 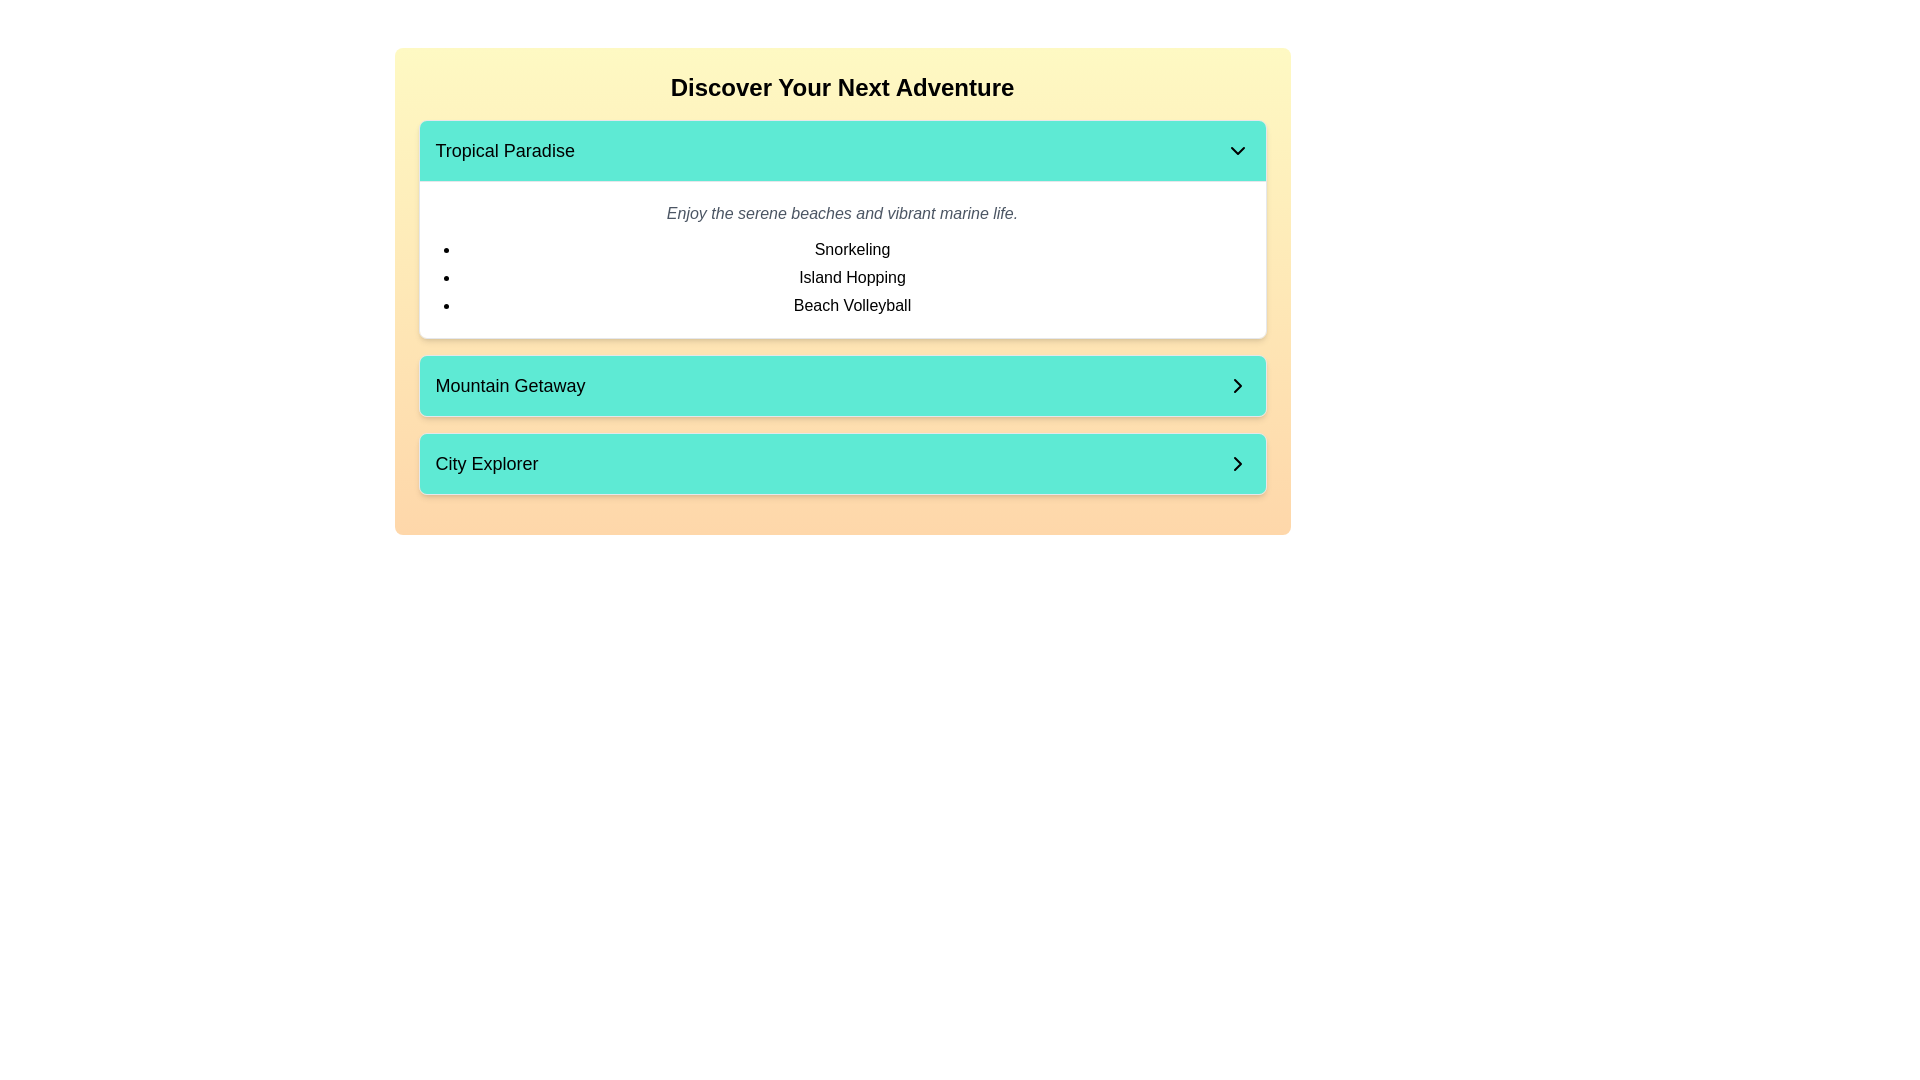 What do you see at coordinates (852, 277) in the screenshot?
I see `the text label displaying 'Island Hopping', which is the second item in the bullet list under the 'Tropical Paradise' section, positioned between 'Snorkeling' and 'Beach Volleyball'` at bounding box center [852, 277].